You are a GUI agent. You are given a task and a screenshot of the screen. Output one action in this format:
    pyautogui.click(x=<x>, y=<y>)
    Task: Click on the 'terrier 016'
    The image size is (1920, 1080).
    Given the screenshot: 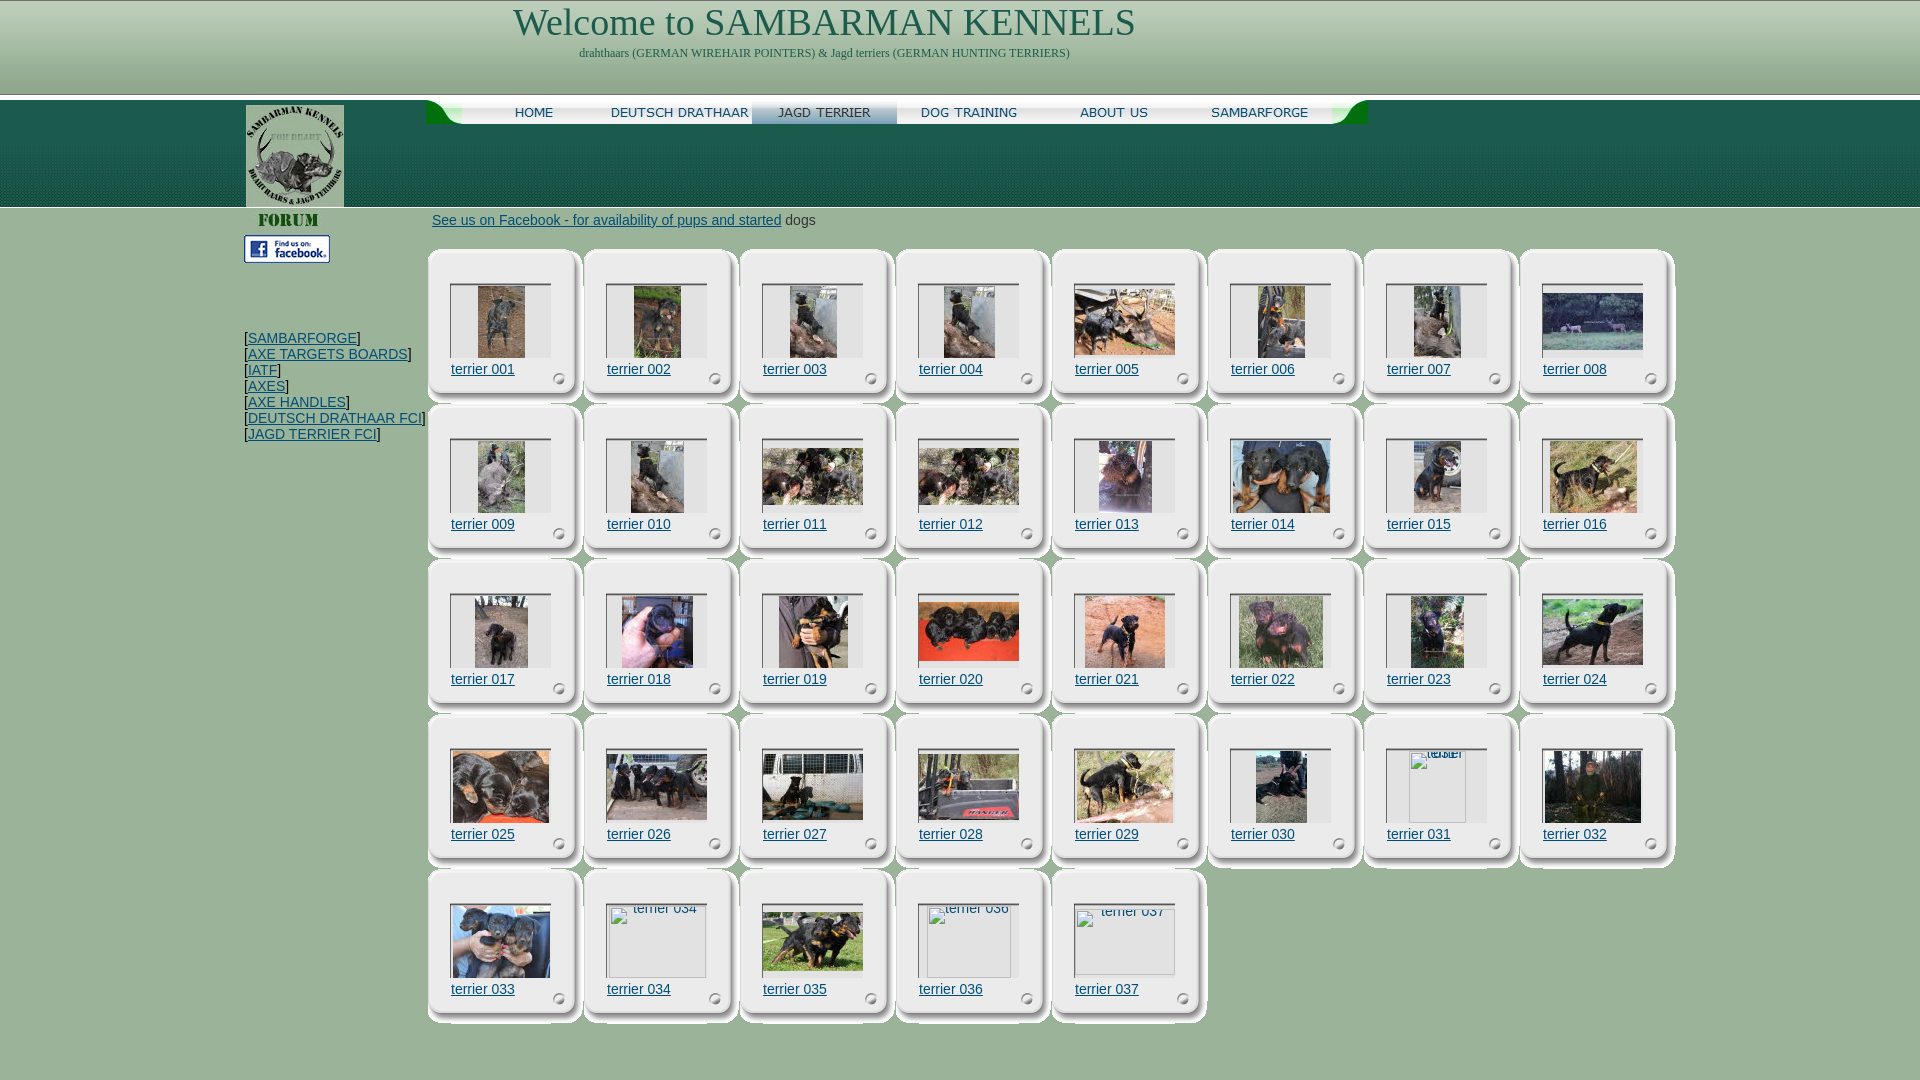 What is the action you would take?
    pyautogui.click(x=1592, y=477)
    